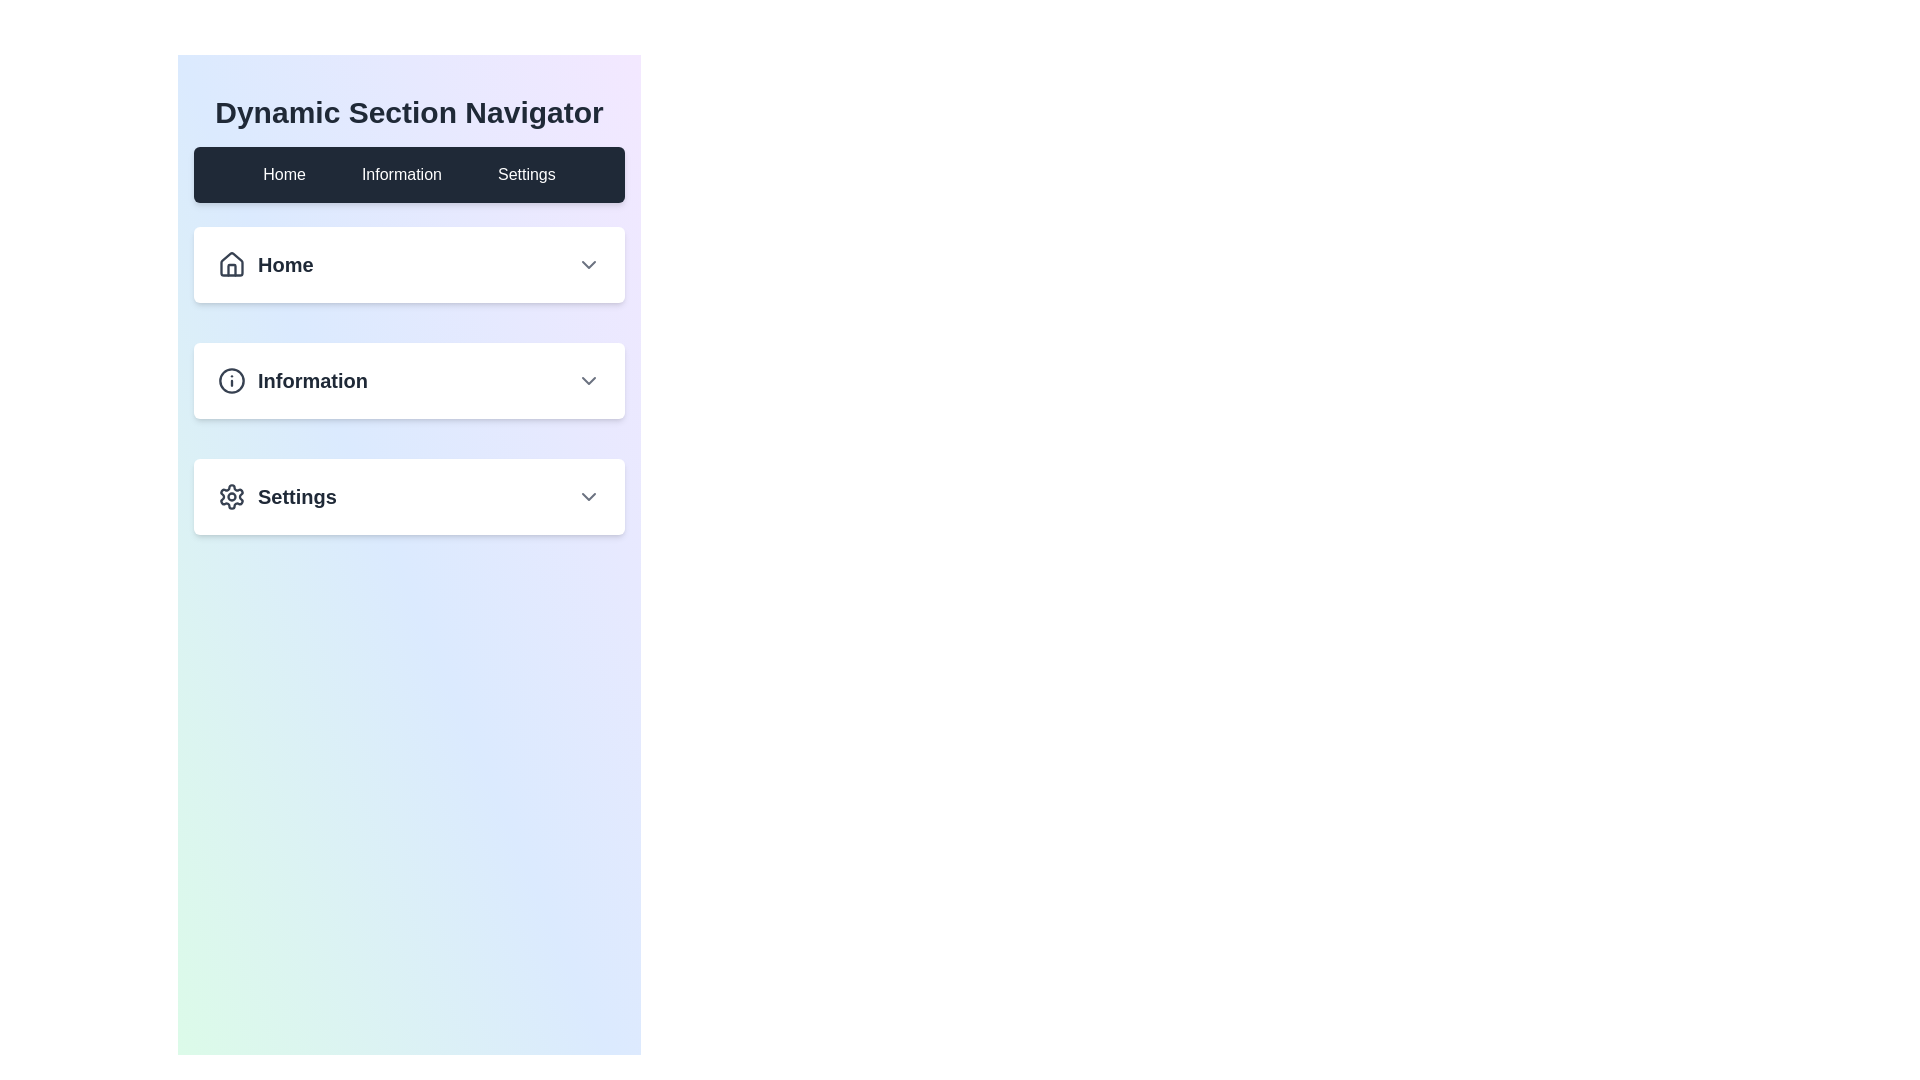  Describe the element at coordinates (588, 381) in the screenshot. I see `the downward-pointing chevron icon located on the right side of the 'Information' section header` at that location.